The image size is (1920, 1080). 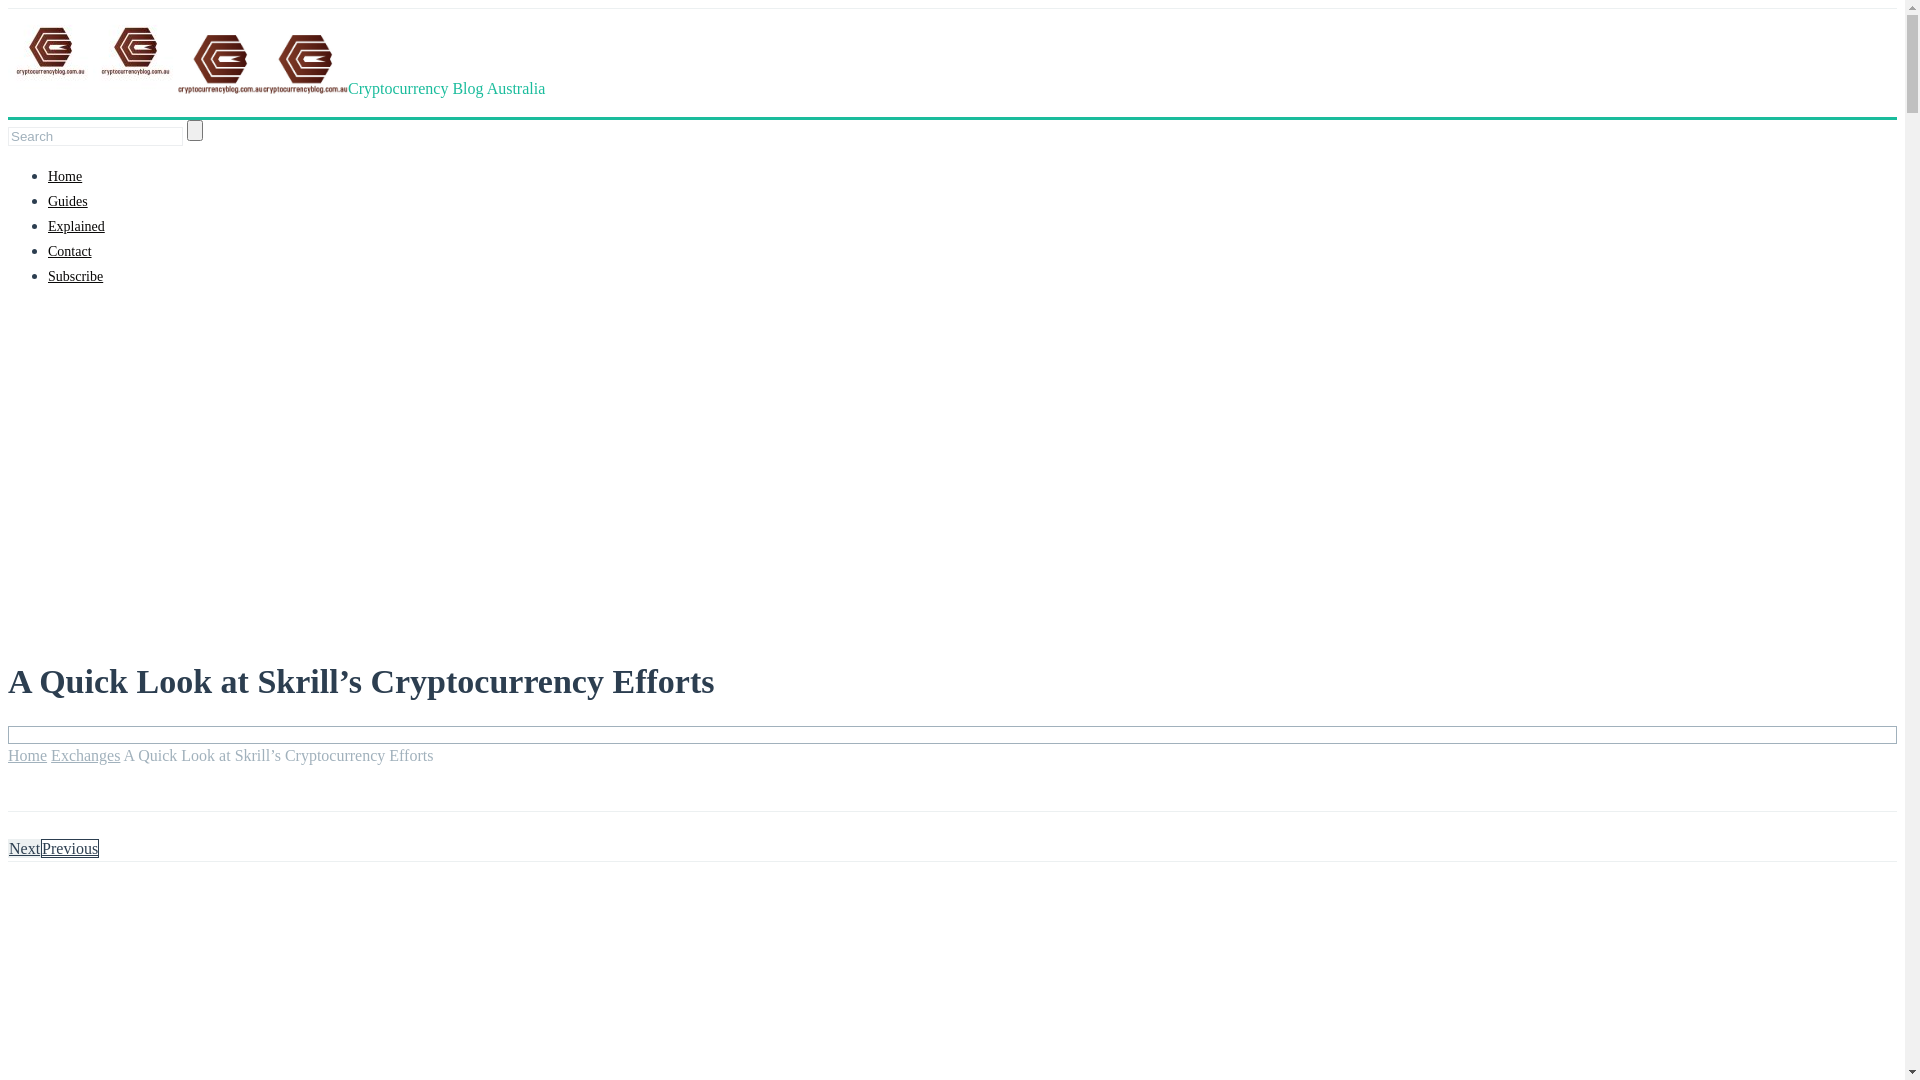 I want to click on 'Advertisement', so click(x=351, y=443).